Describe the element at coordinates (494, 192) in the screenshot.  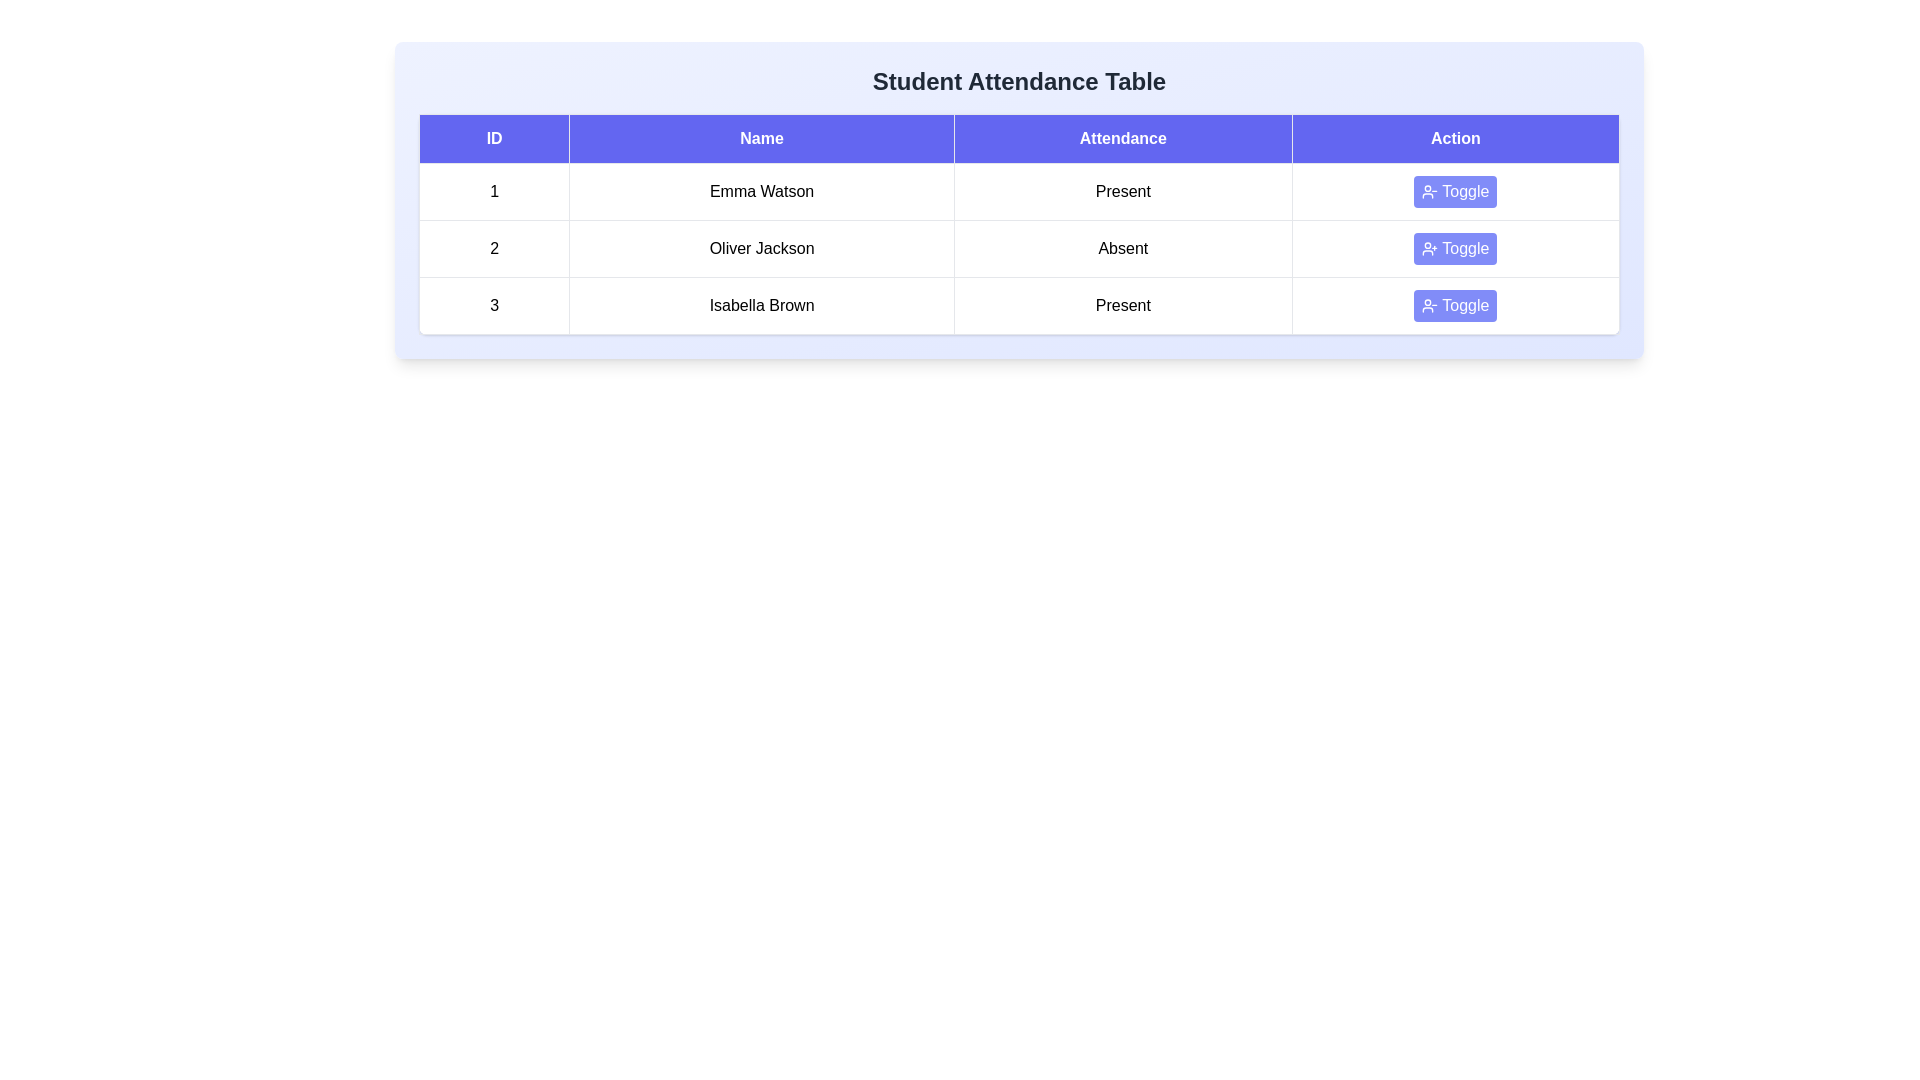
I see `the table cell containing the number '1' in the first row of the table, which is in the leftmost column labeled as 'ID'` at that location.